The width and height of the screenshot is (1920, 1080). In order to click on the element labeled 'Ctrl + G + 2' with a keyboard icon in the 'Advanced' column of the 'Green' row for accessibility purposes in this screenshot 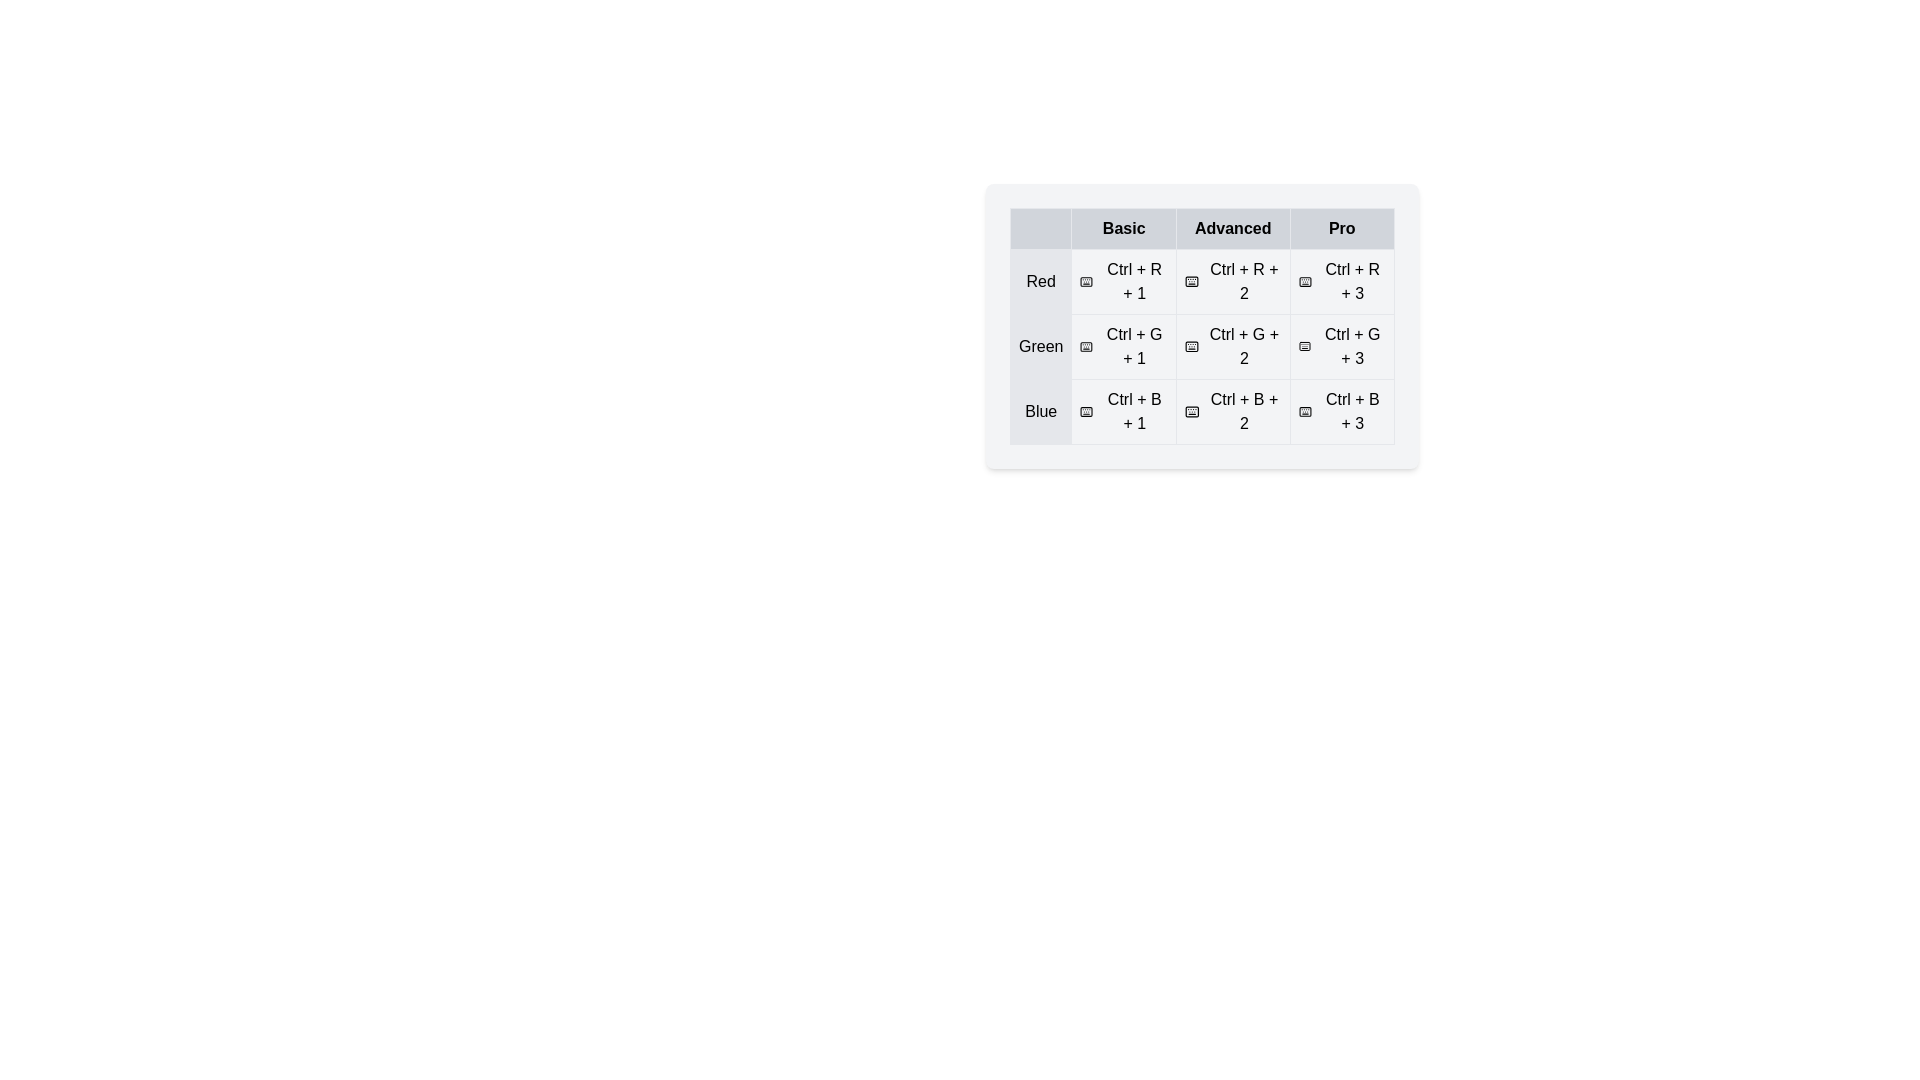, I will do `click(1232, 346)`.